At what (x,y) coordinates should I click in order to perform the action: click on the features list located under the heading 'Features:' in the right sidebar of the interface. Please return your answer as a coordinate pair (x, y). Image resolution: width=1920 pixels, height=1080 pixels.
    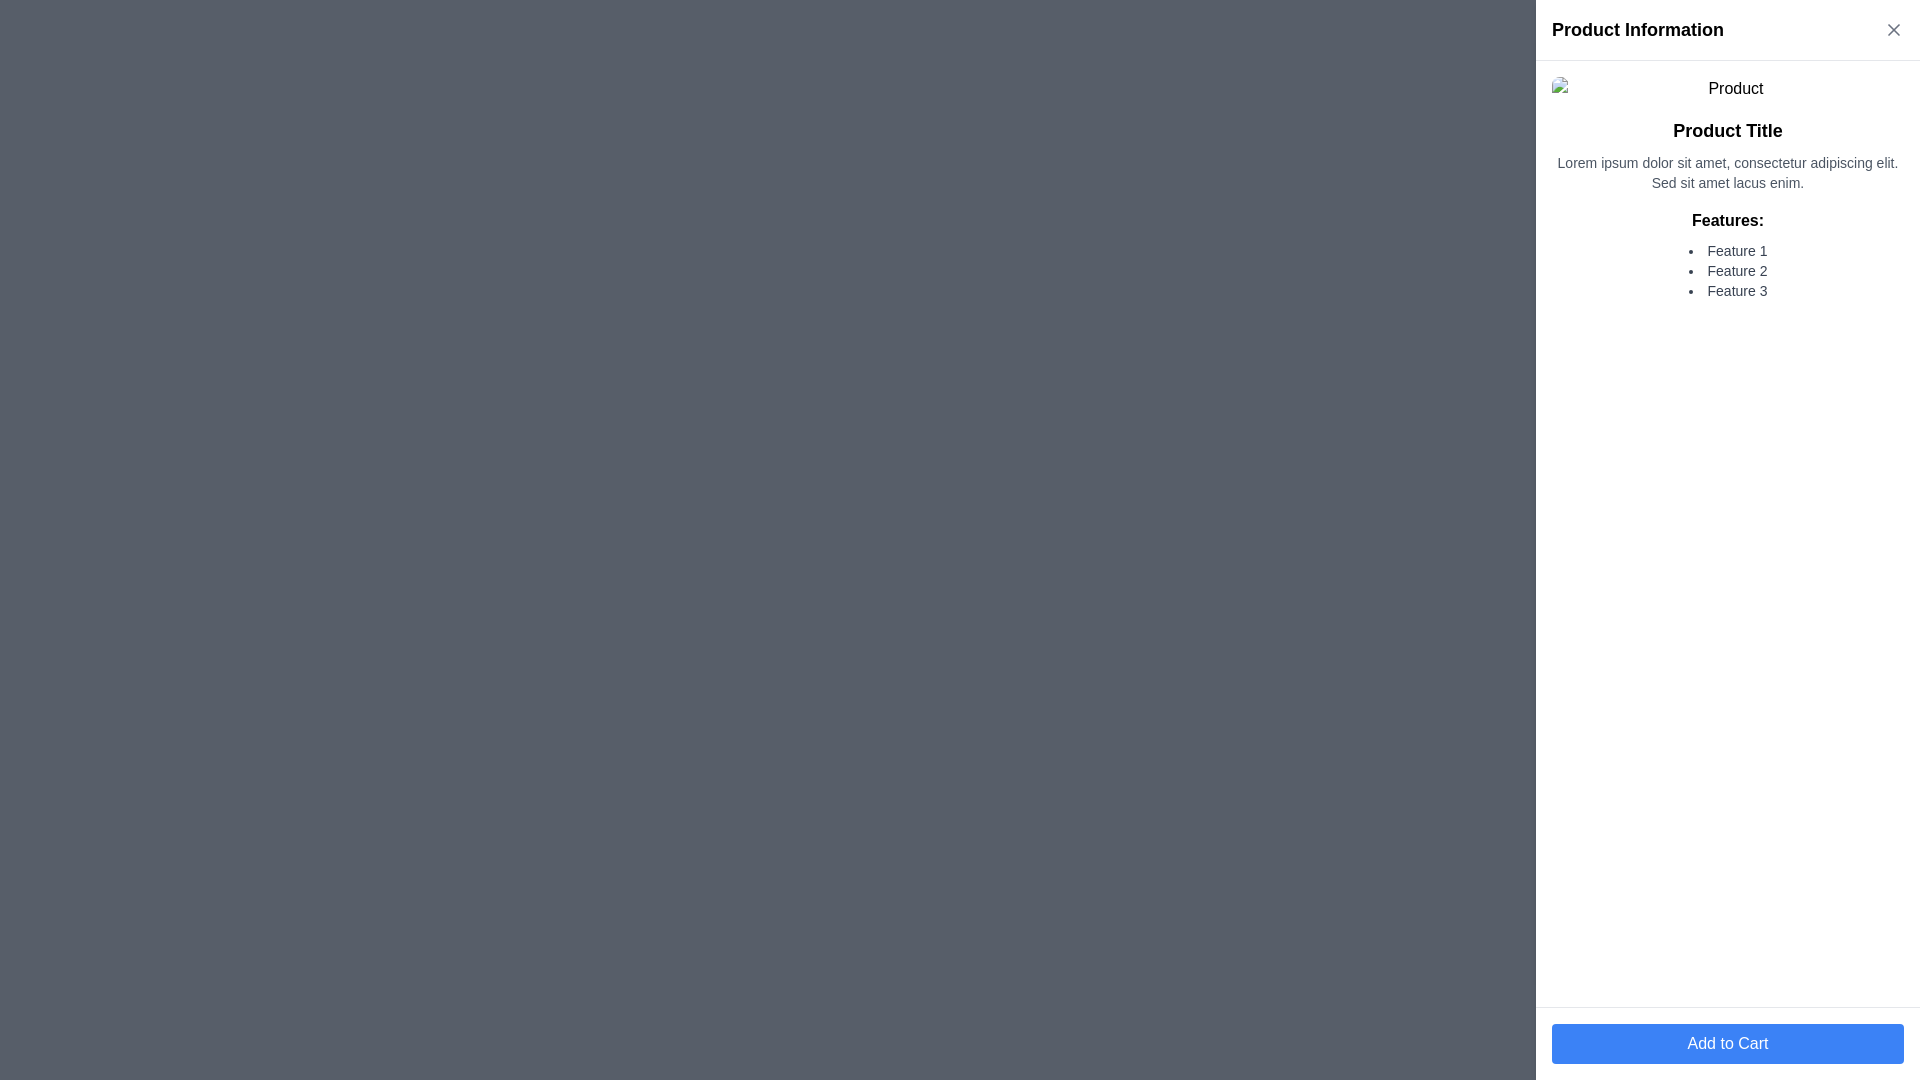
    Looking at the image, I should click on (1727, 270).